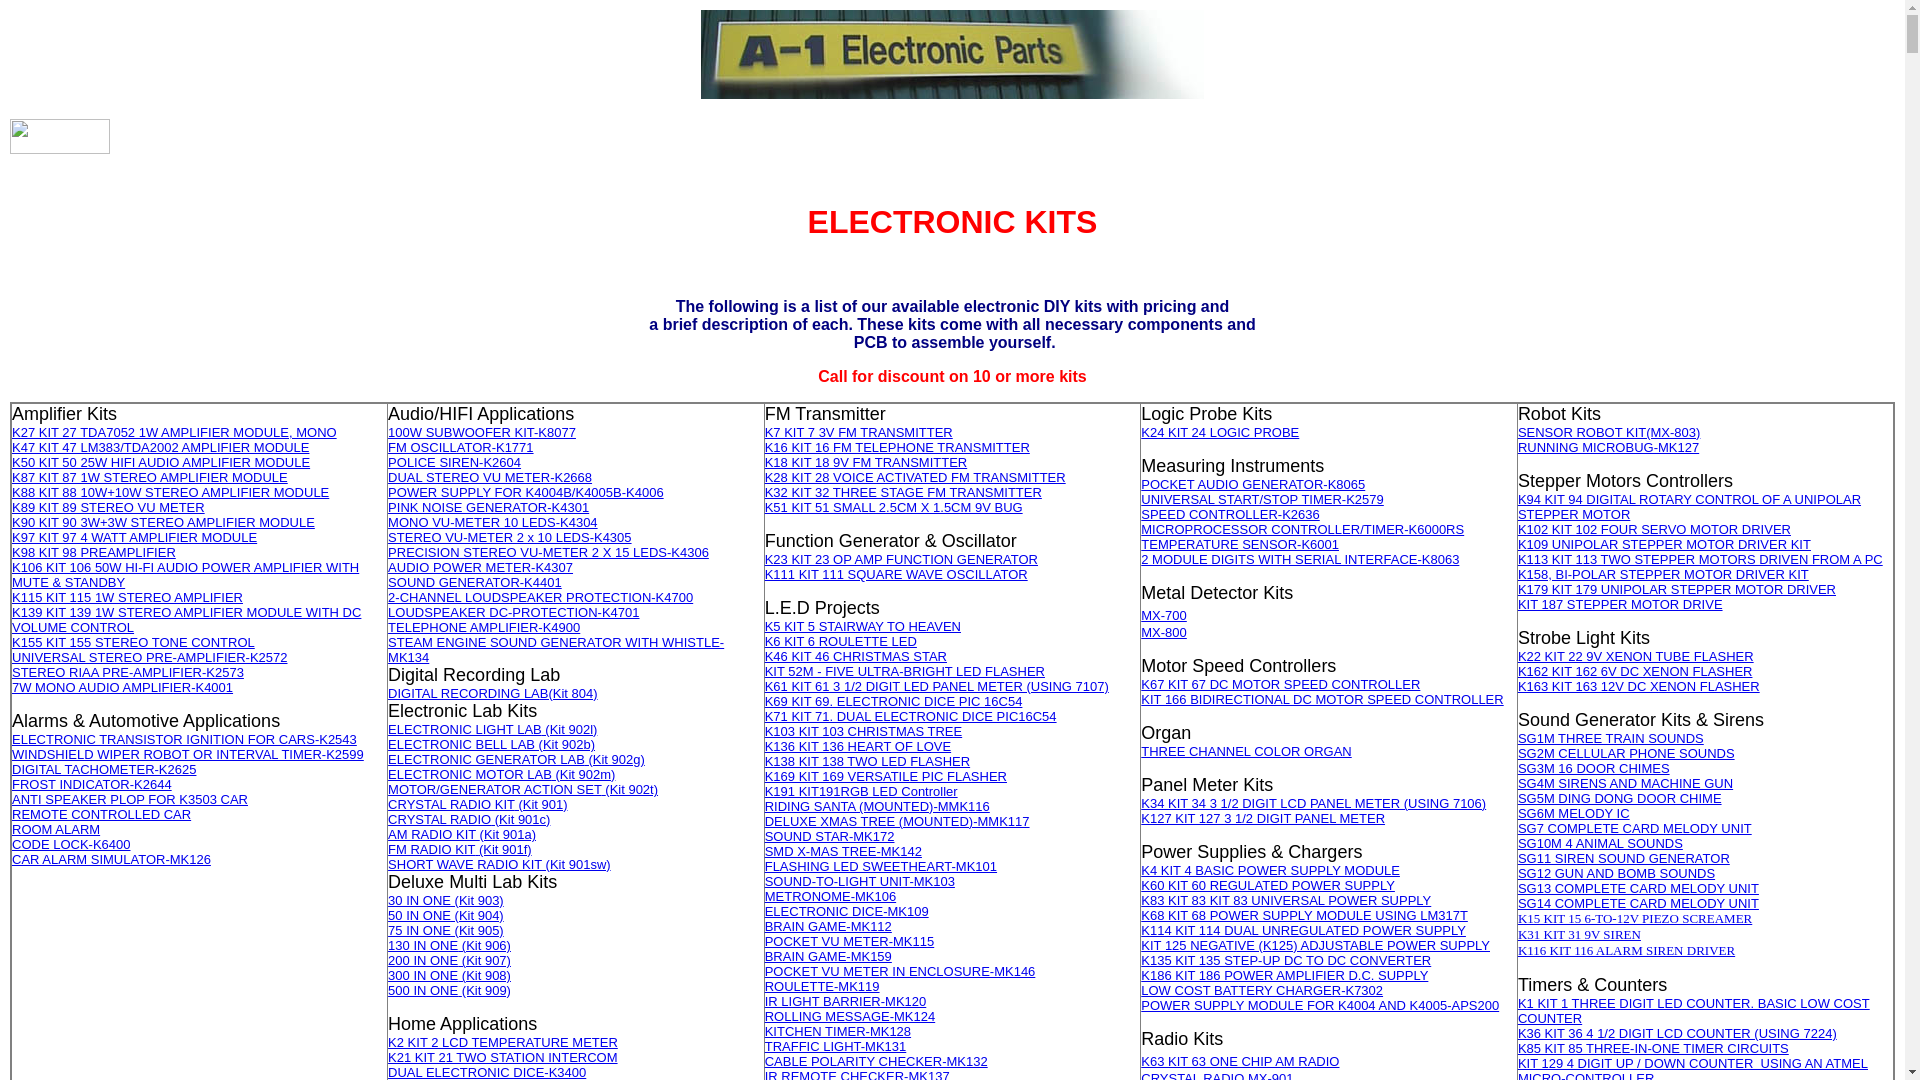 The height and width of the screenshot is (1080, 1920). I want to click on '7W MONO AUDIO AMPLIFIER-K4001', so click(121, 686).